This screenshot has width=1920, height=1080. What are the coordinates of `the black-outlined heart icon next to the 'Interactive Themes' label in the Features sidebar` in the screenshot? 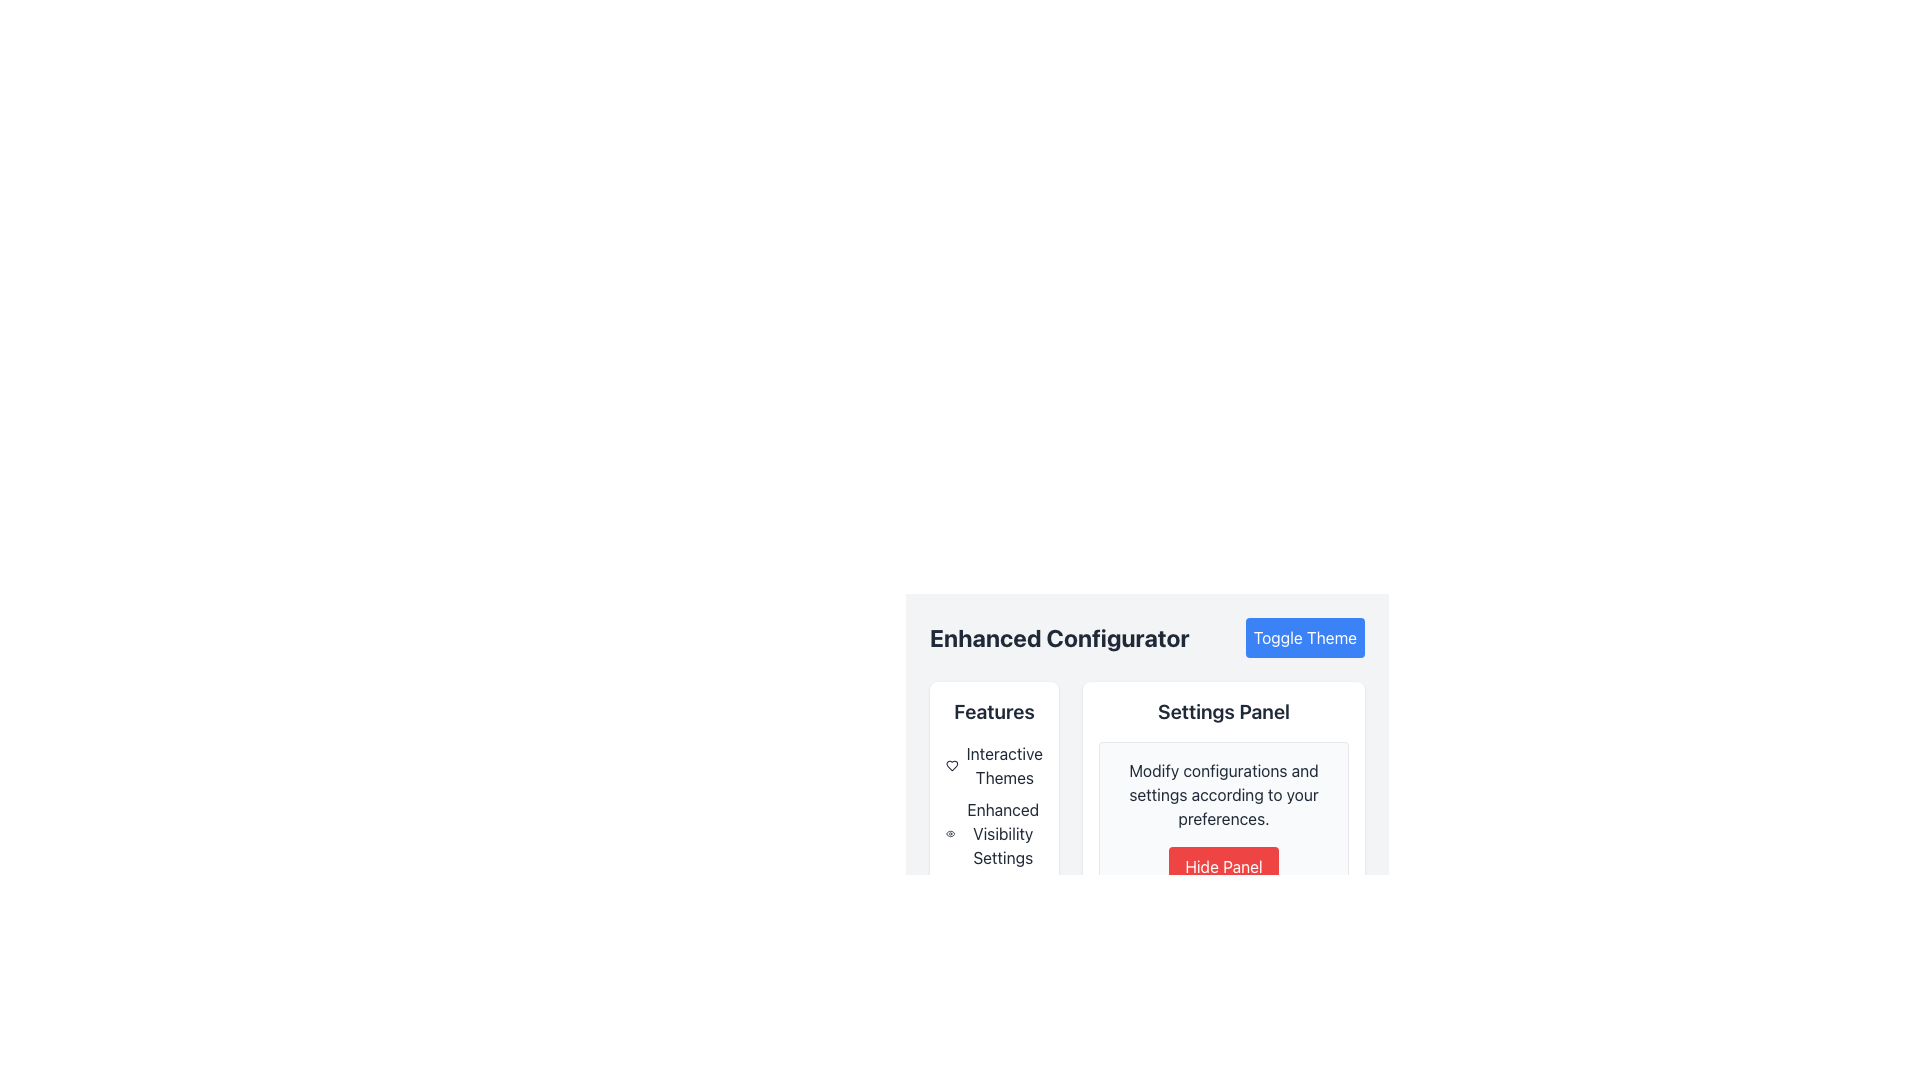 It's located at (951, 765).